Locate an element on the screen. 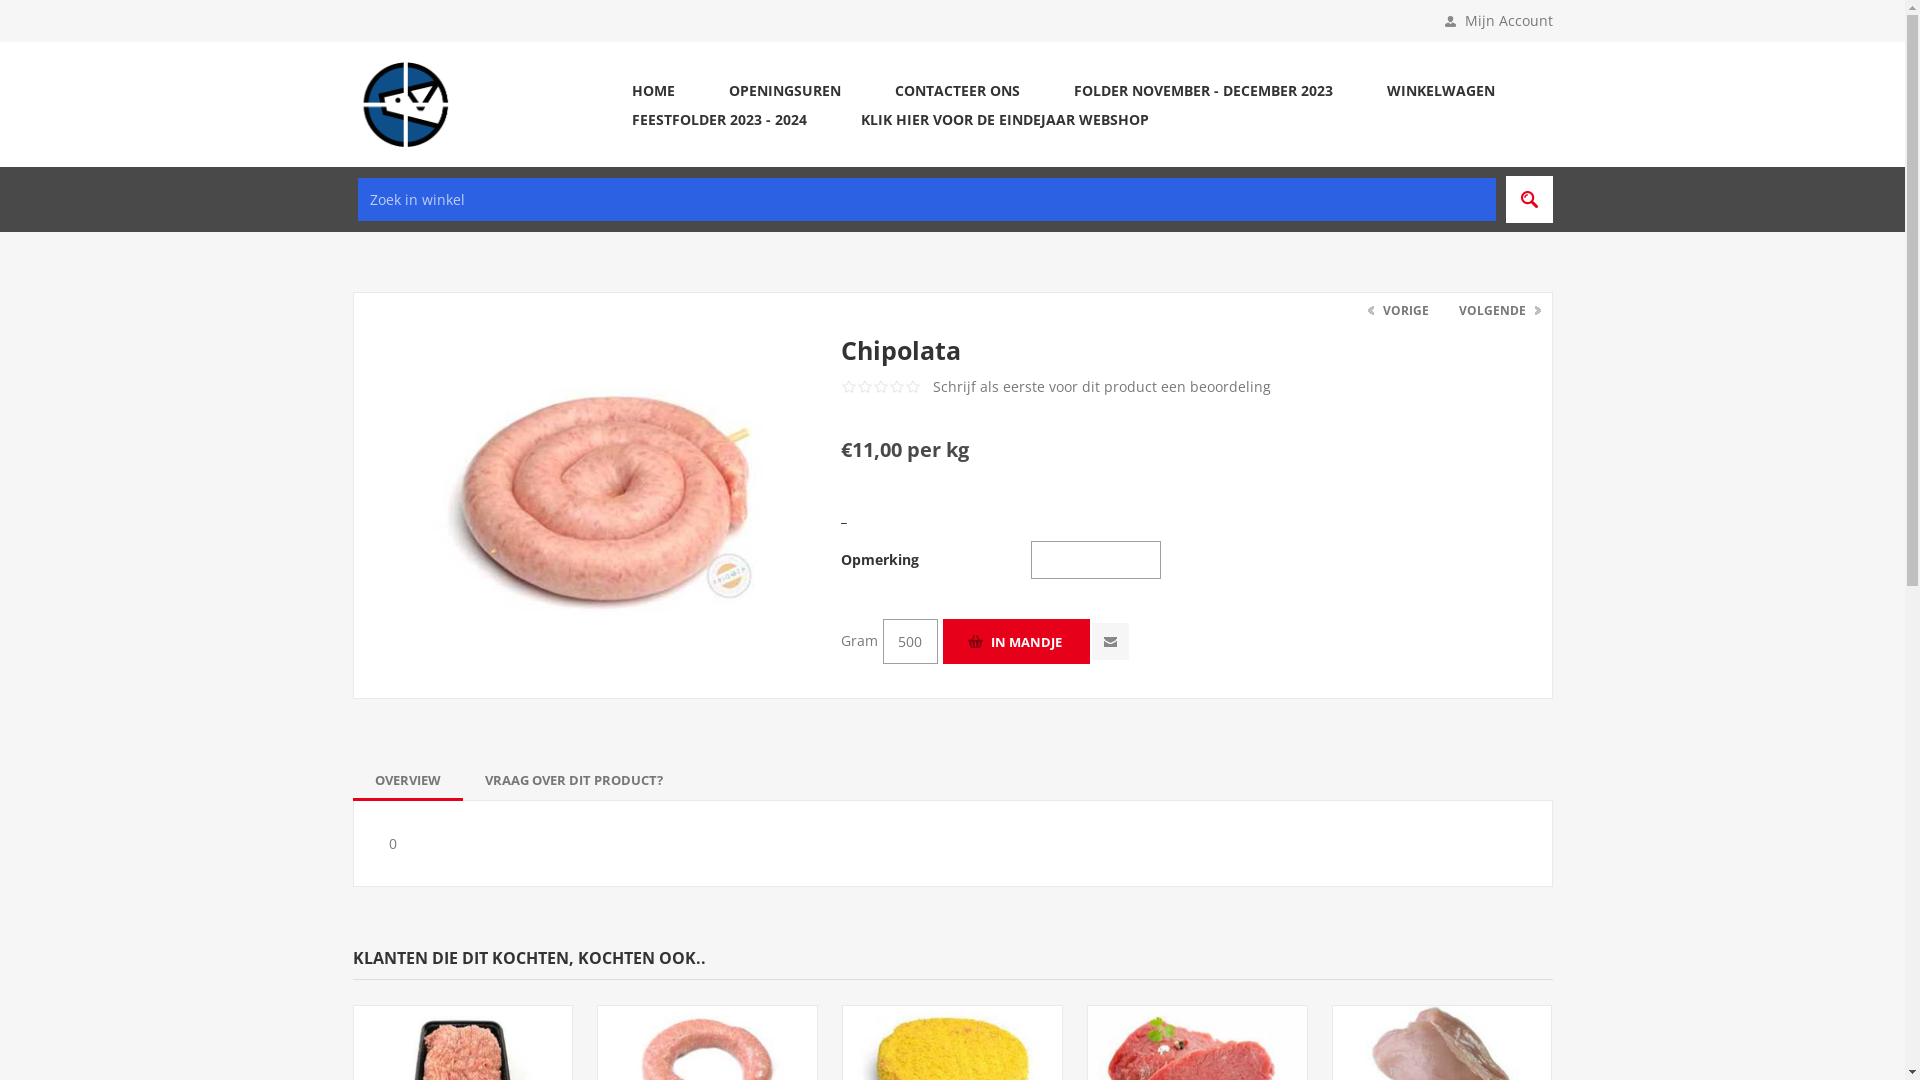 The width and height of the screenshot is (1920, 1080). 'FEESTFOLDER 2023 - 2024' is located at coordinates (718, 118).